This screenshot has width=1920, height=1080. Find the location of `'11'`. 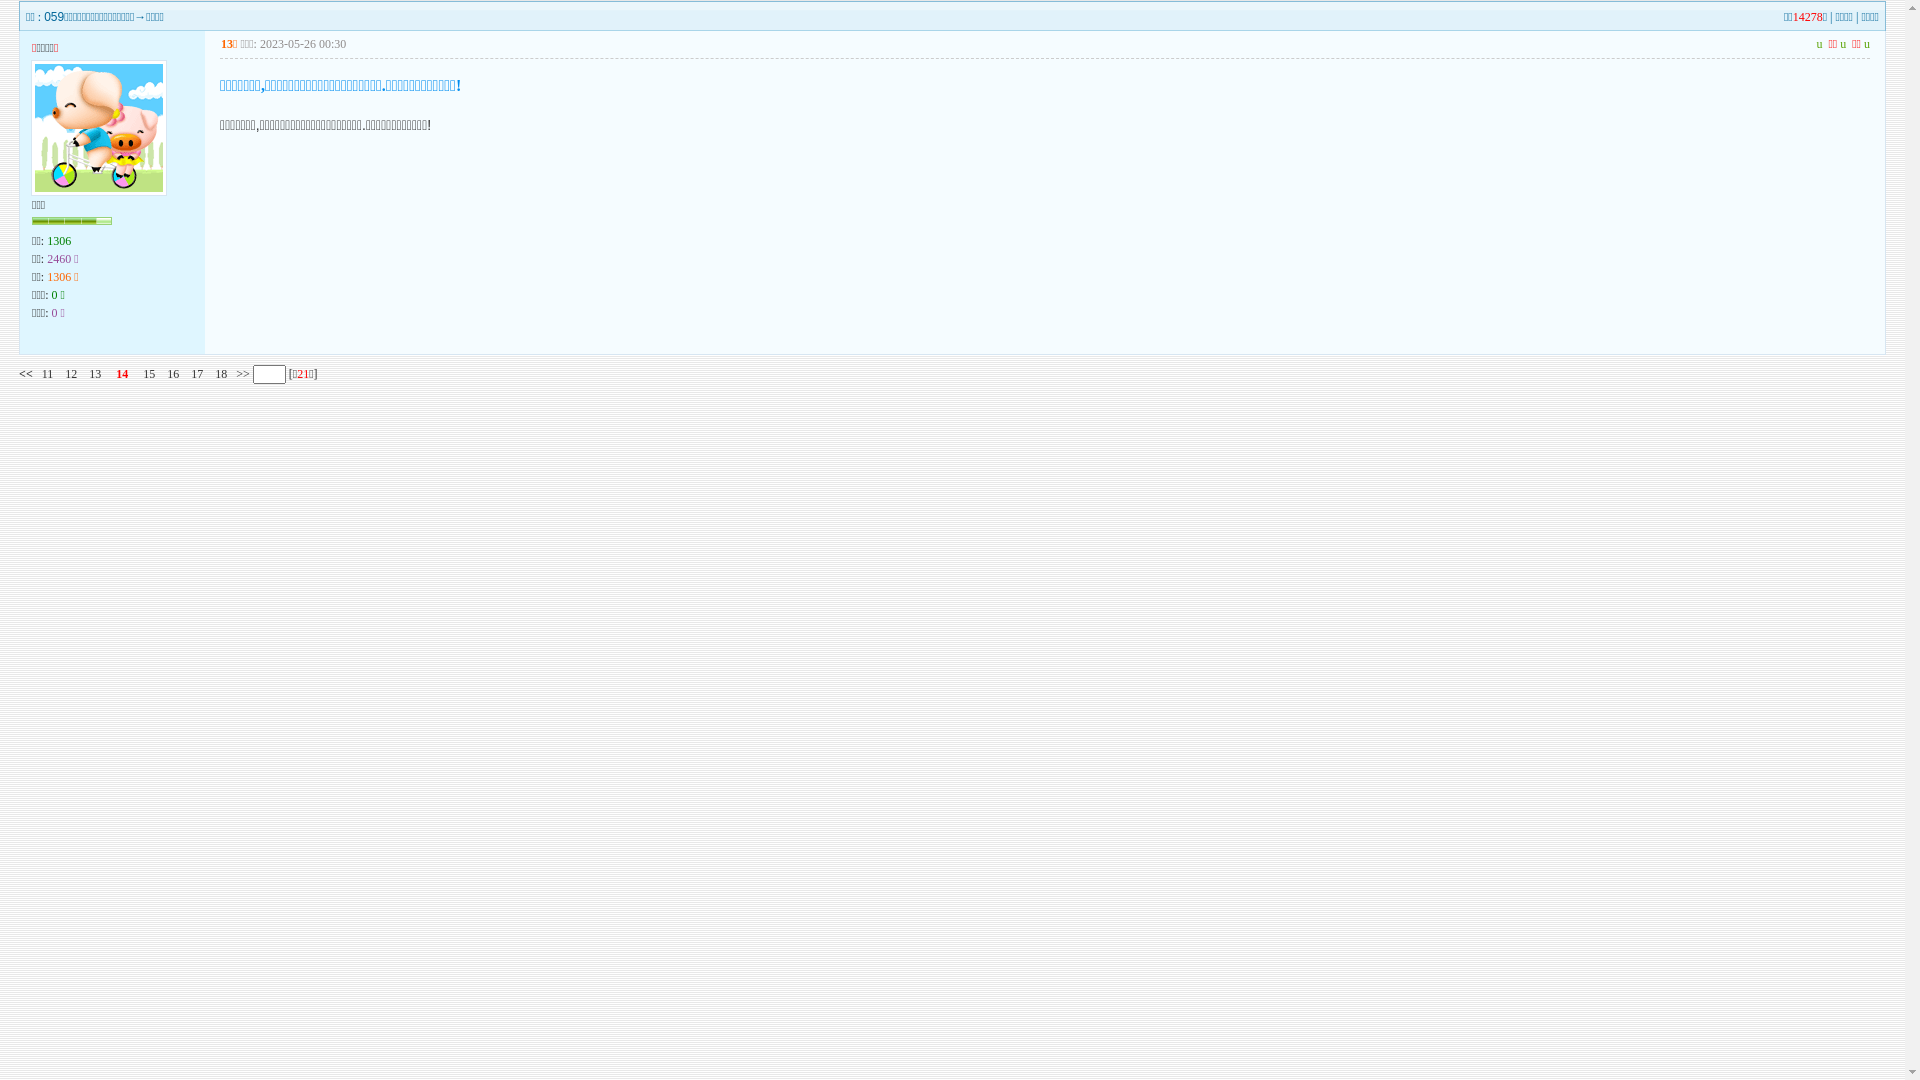

'11' is located at coordinates (48, 374).